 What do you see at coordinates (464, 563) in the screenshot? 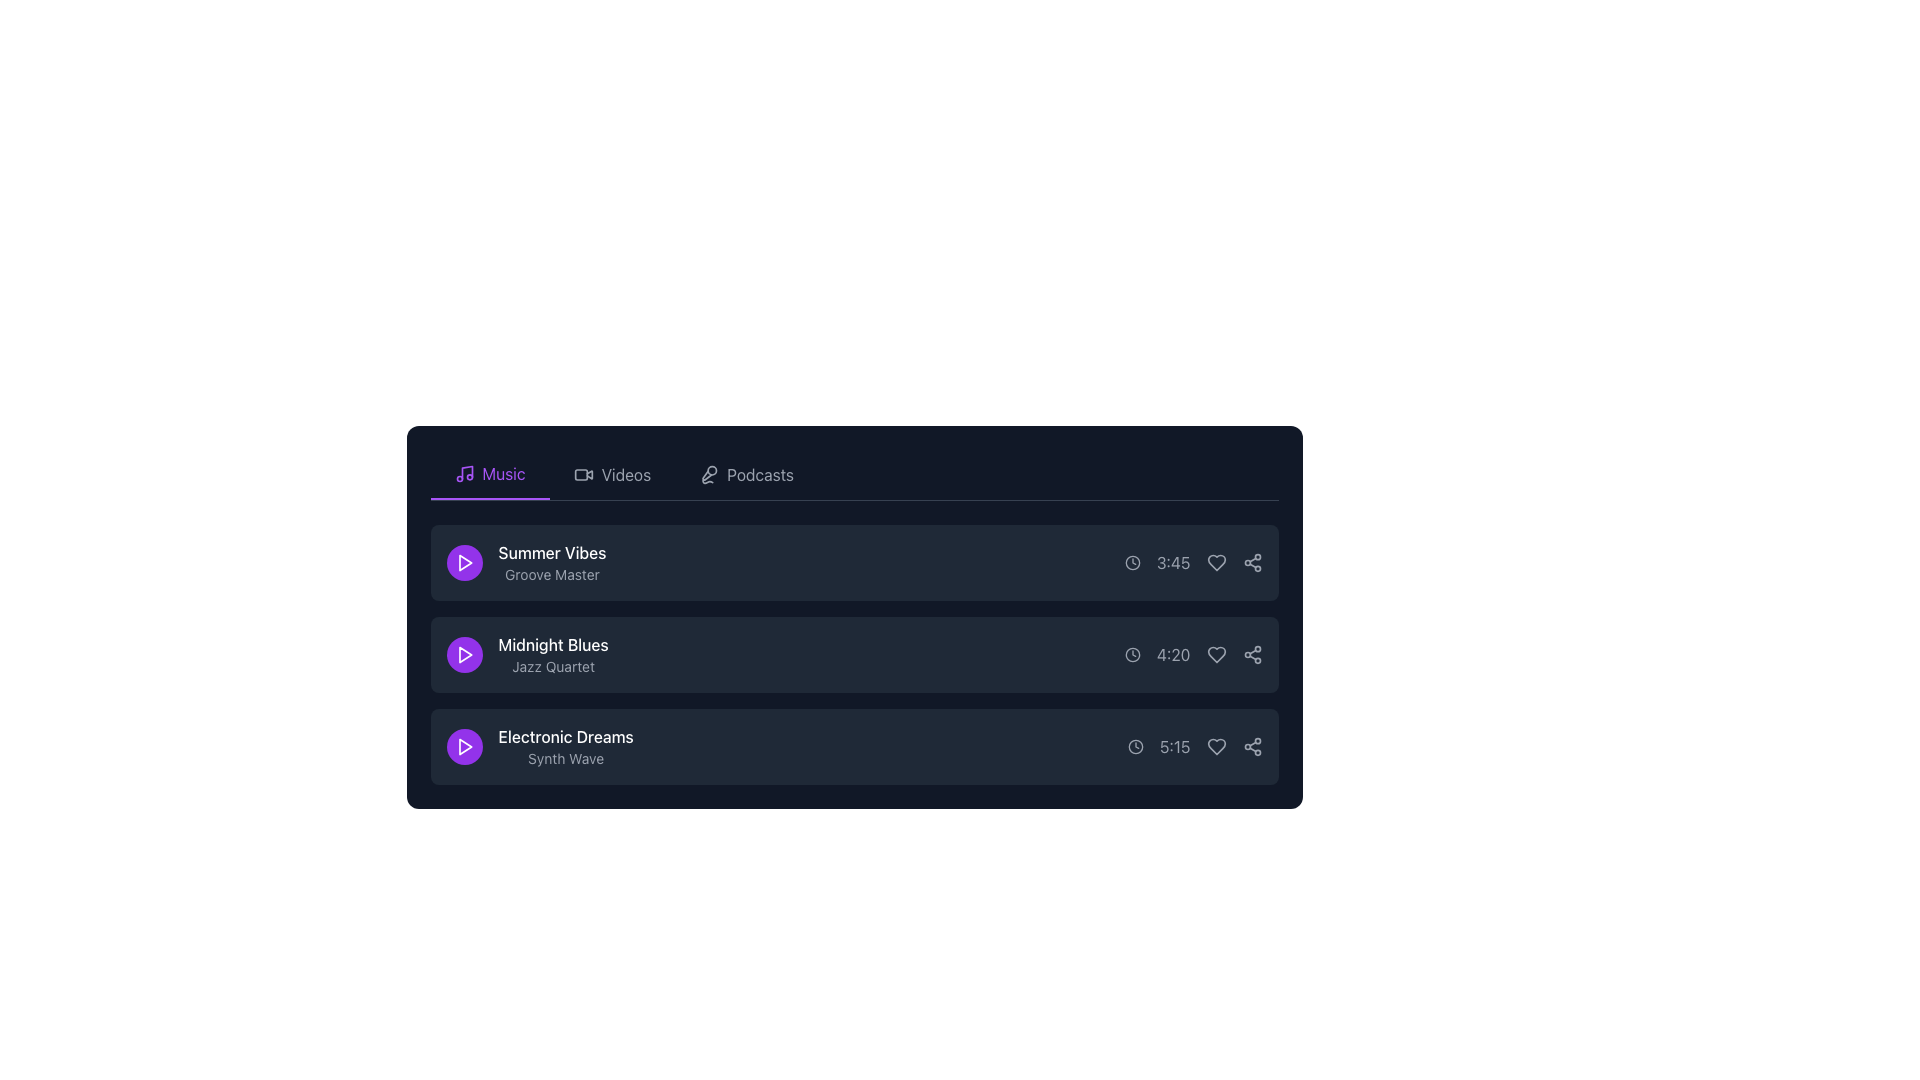
I see `the play button SVG icon located to the left of the text 'Summer Vibes'` at bounding box center [464, 563].